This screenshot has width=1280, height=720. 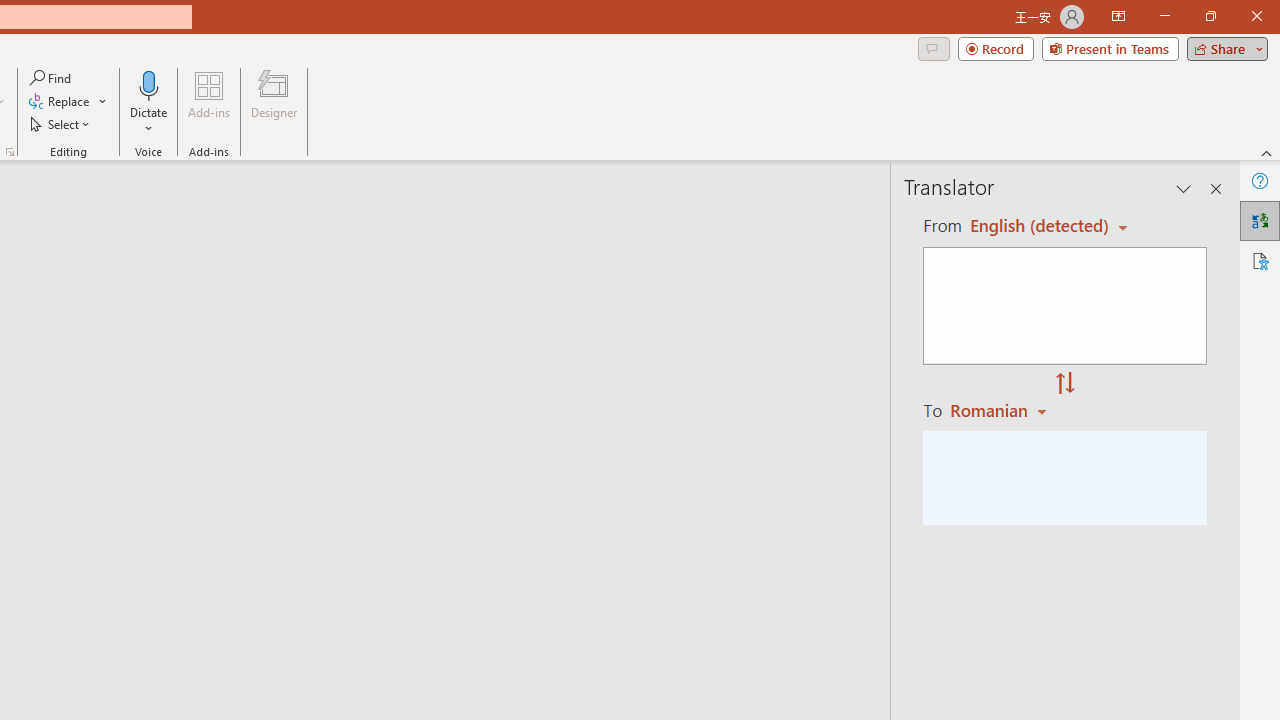 What do you see at coordinates (1209, 16) in the screenshot?
I see `'Restore Down'` at bounding box center [1209, 16].